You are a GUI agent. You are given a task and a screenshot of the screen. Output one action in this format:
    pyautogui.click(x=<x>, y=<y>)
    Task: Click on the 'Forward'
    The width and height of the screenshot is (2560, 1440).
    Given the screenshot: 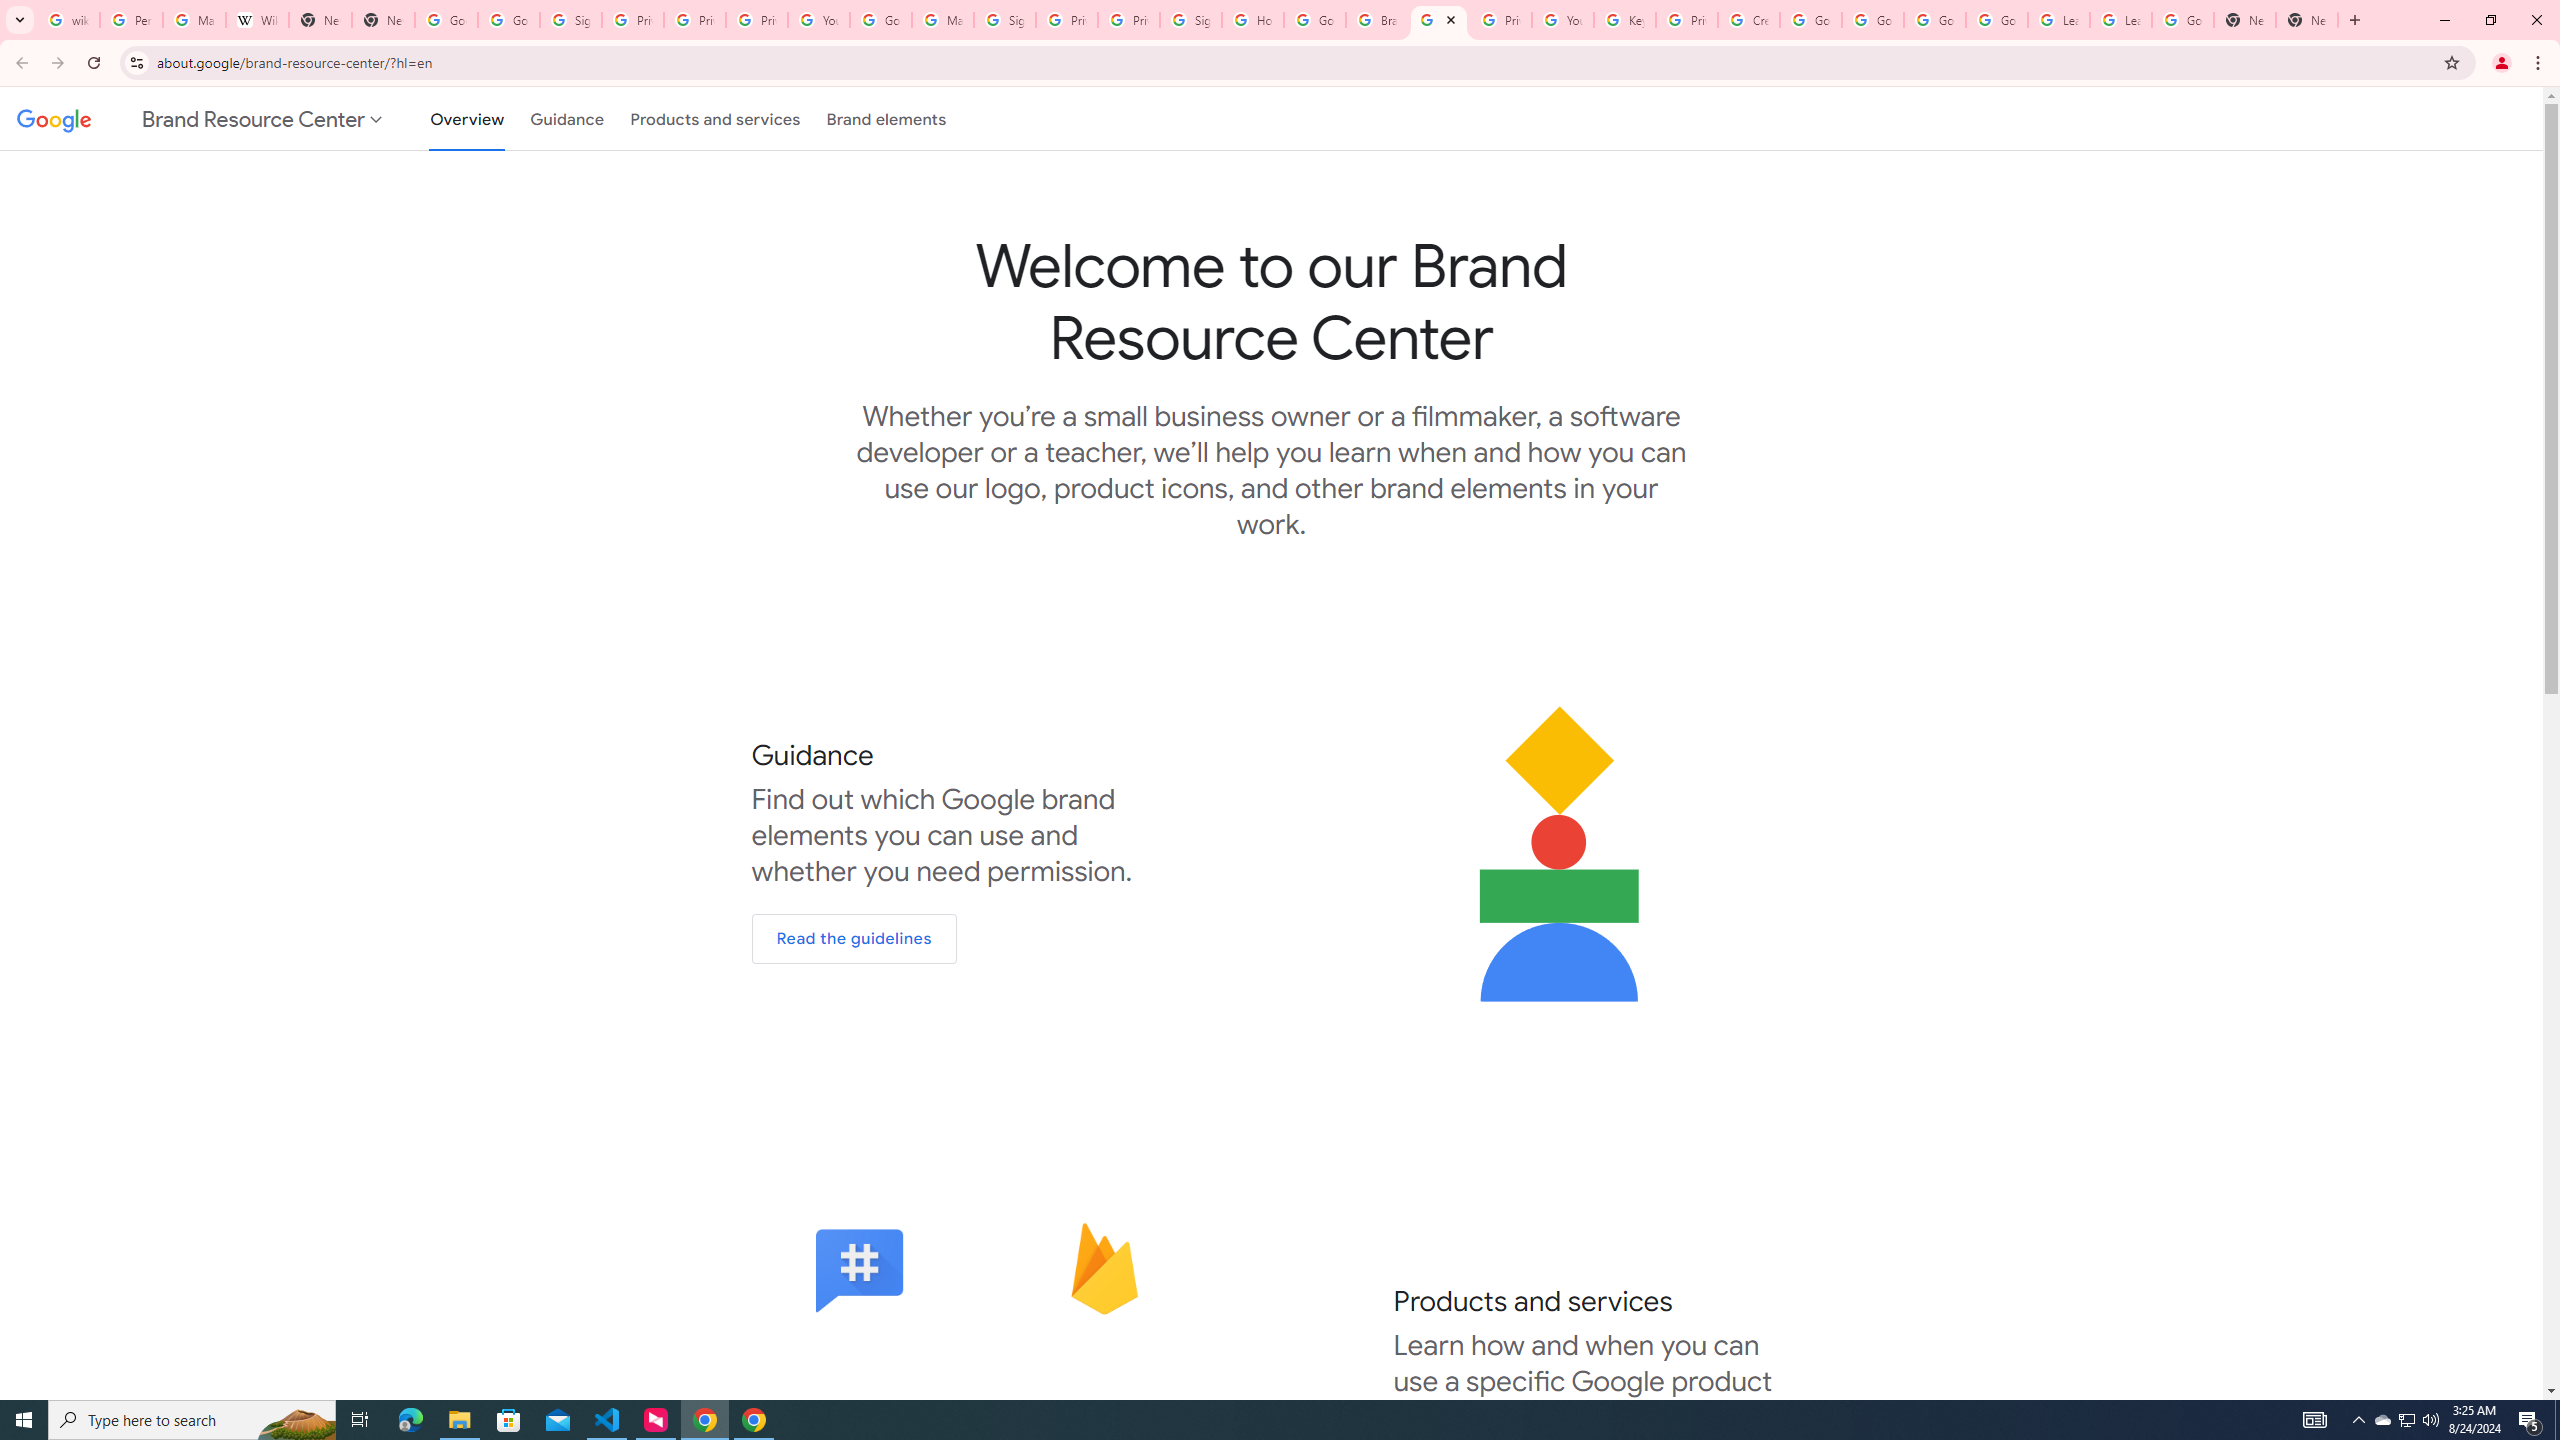 What is the action you would take?
    pyautogui.click(x=57, y=62)
    